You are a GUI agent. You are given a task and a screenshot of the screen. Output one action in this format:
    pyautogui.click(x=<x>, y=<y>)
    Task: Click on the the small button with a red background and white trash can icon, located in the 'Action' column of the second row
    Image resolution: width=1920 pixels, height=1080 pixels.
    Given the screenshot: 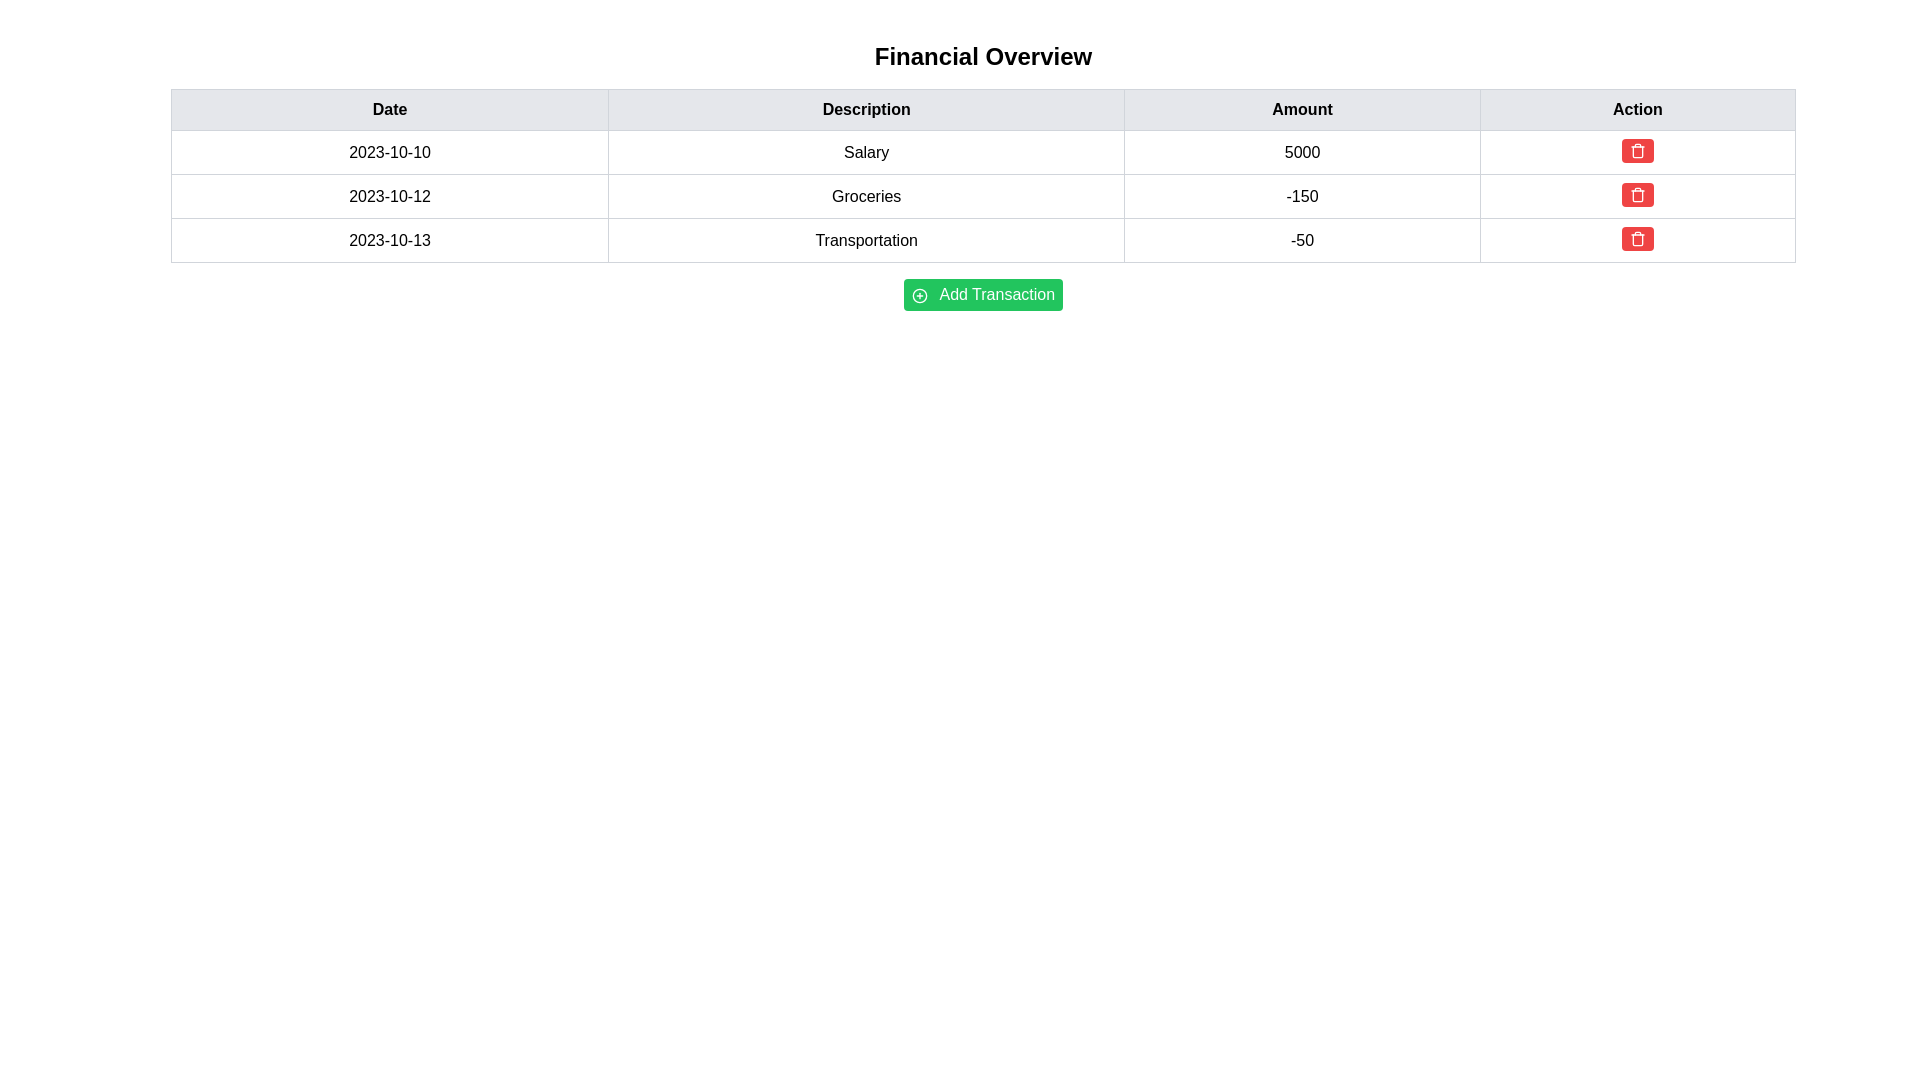 What is the action you would take?
    pyautogui.click(x=1637, y=195)
    